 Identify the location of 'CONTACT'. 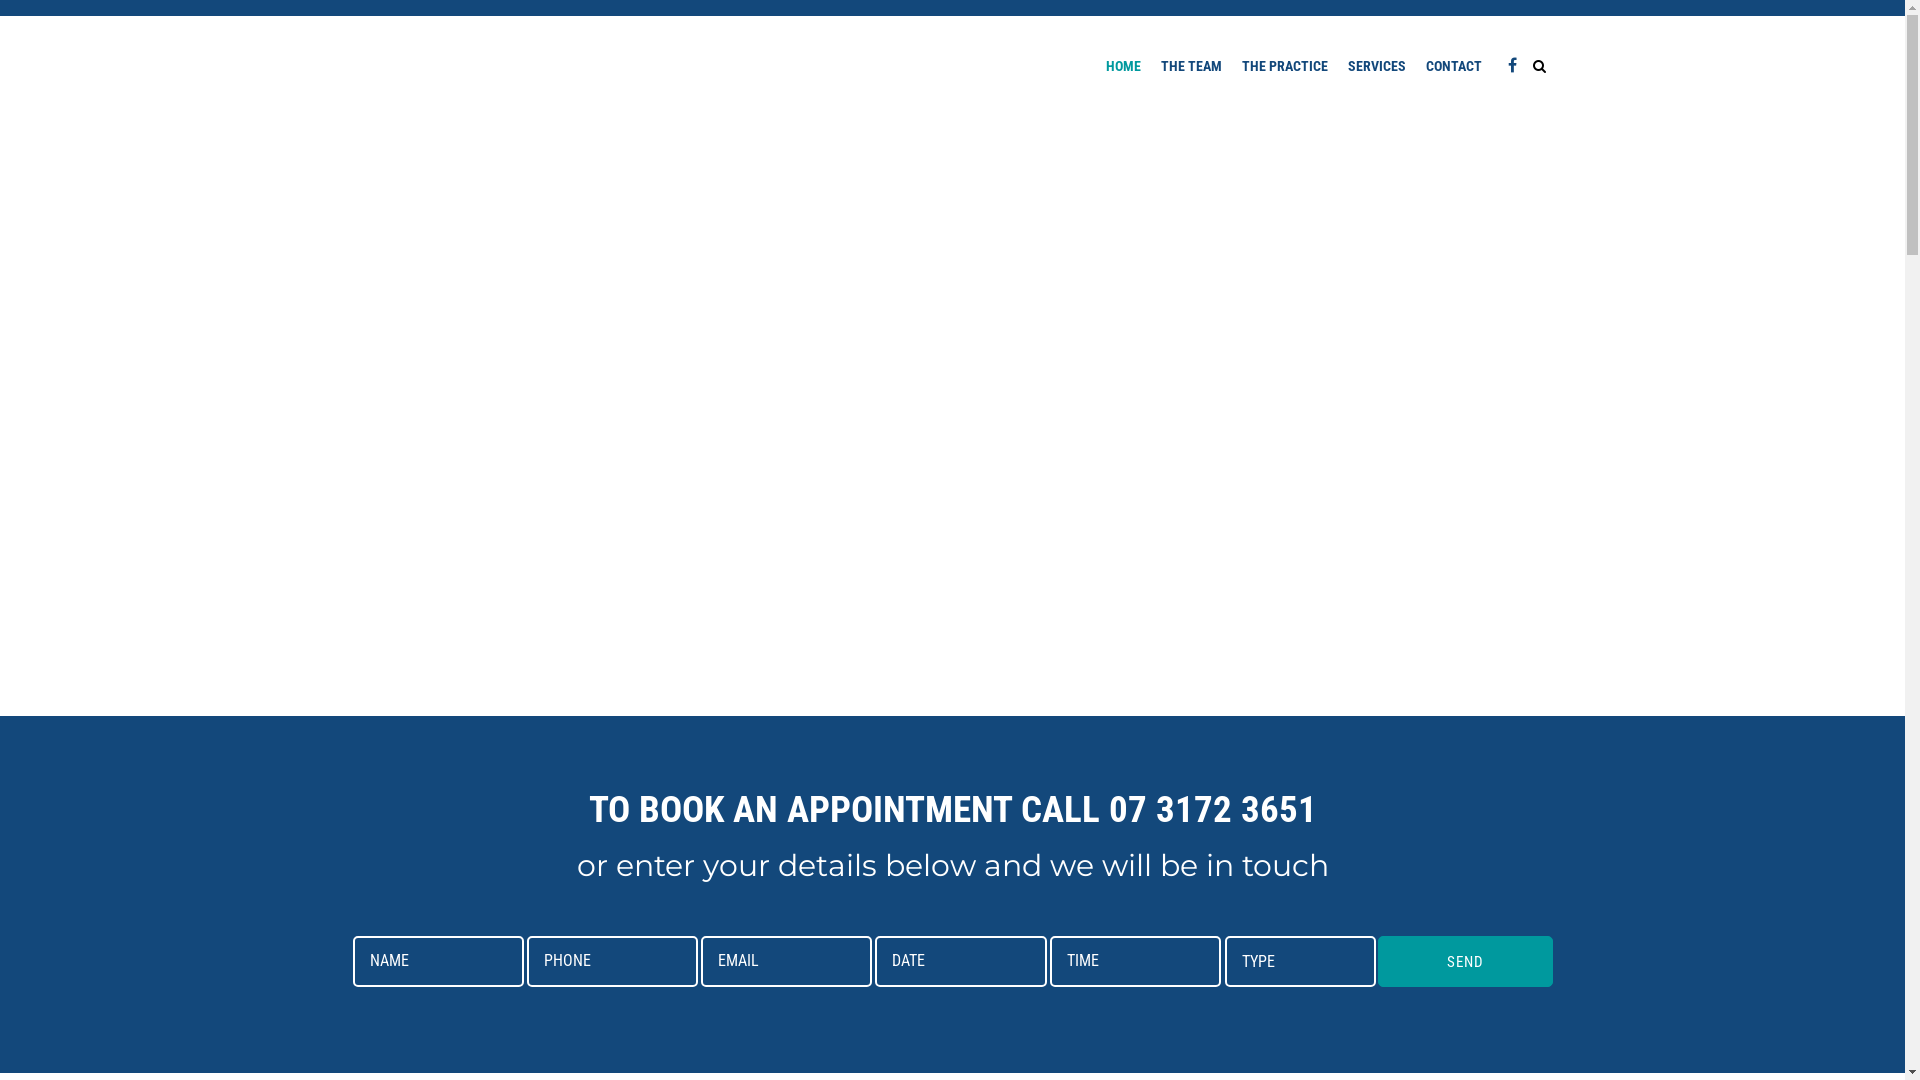
(1454, 64).